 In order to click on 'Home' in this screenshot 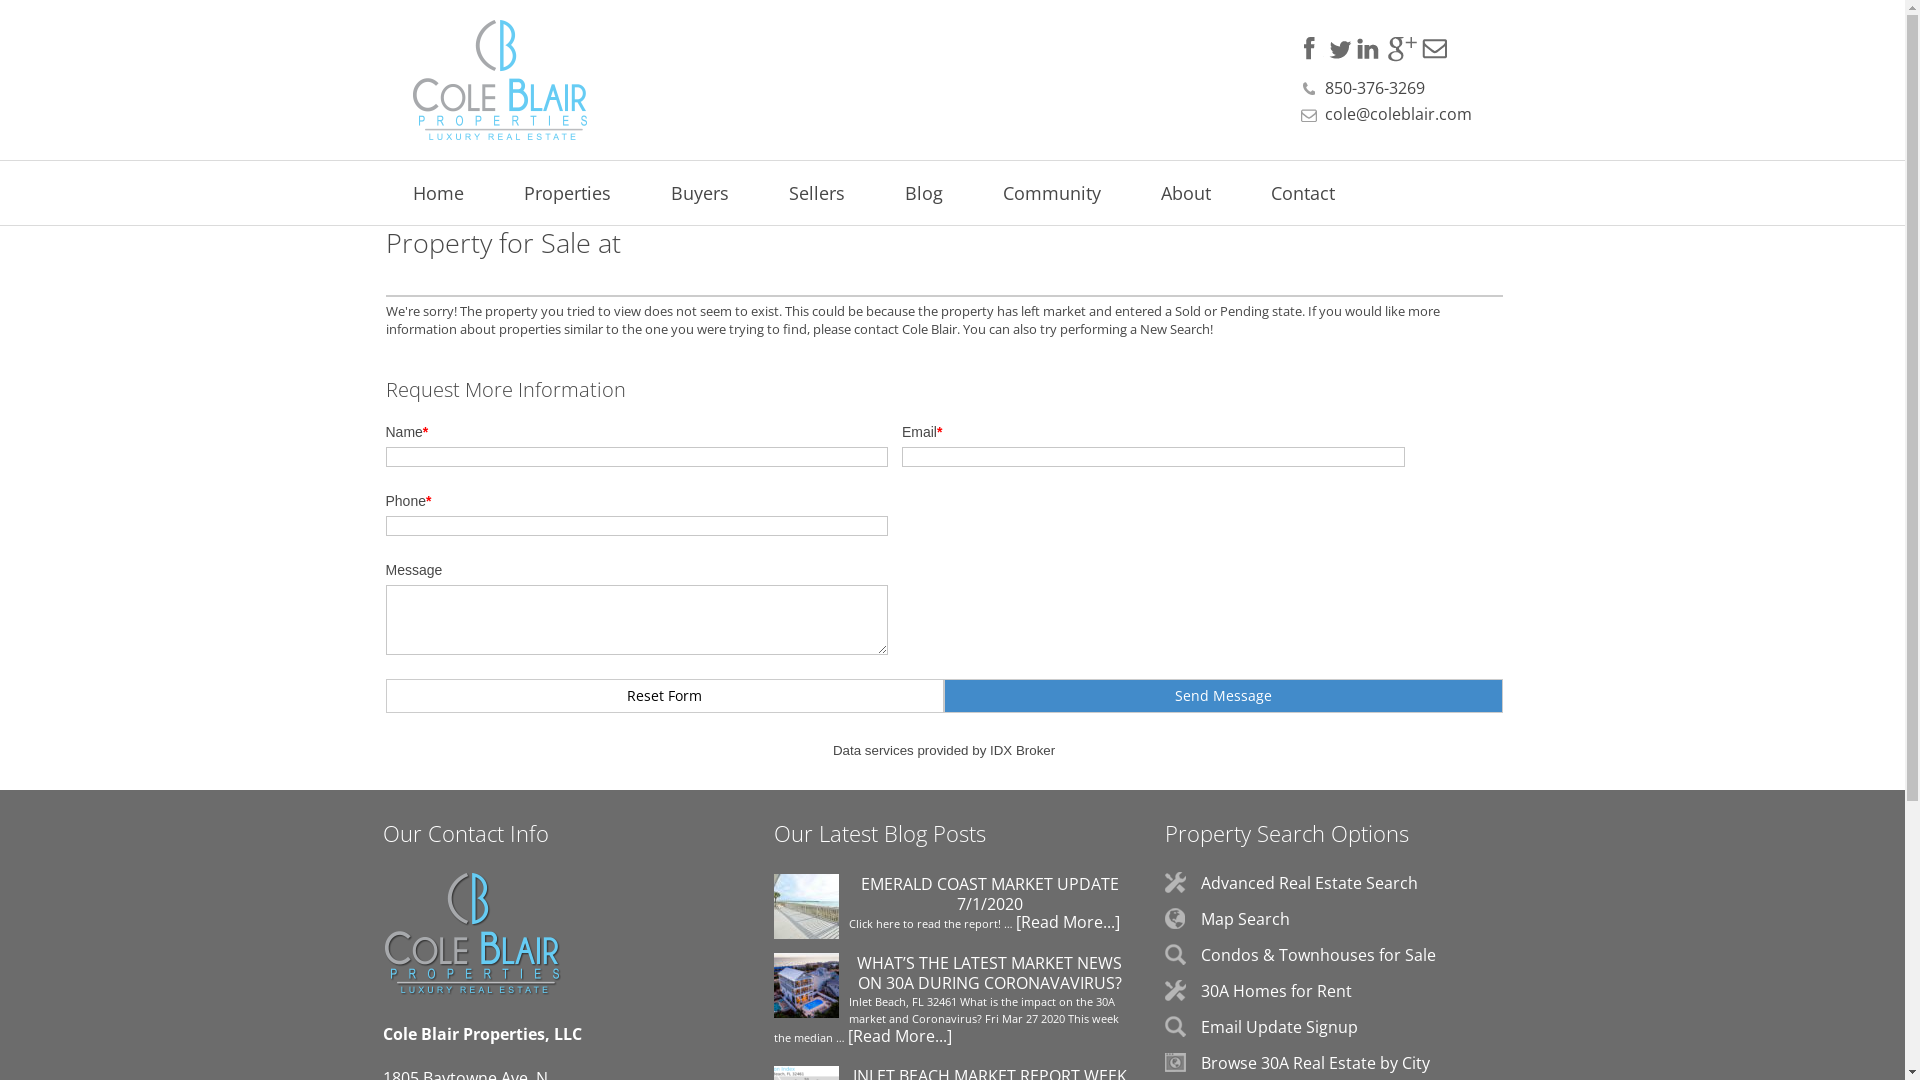, I will do `click(436, 192)`.